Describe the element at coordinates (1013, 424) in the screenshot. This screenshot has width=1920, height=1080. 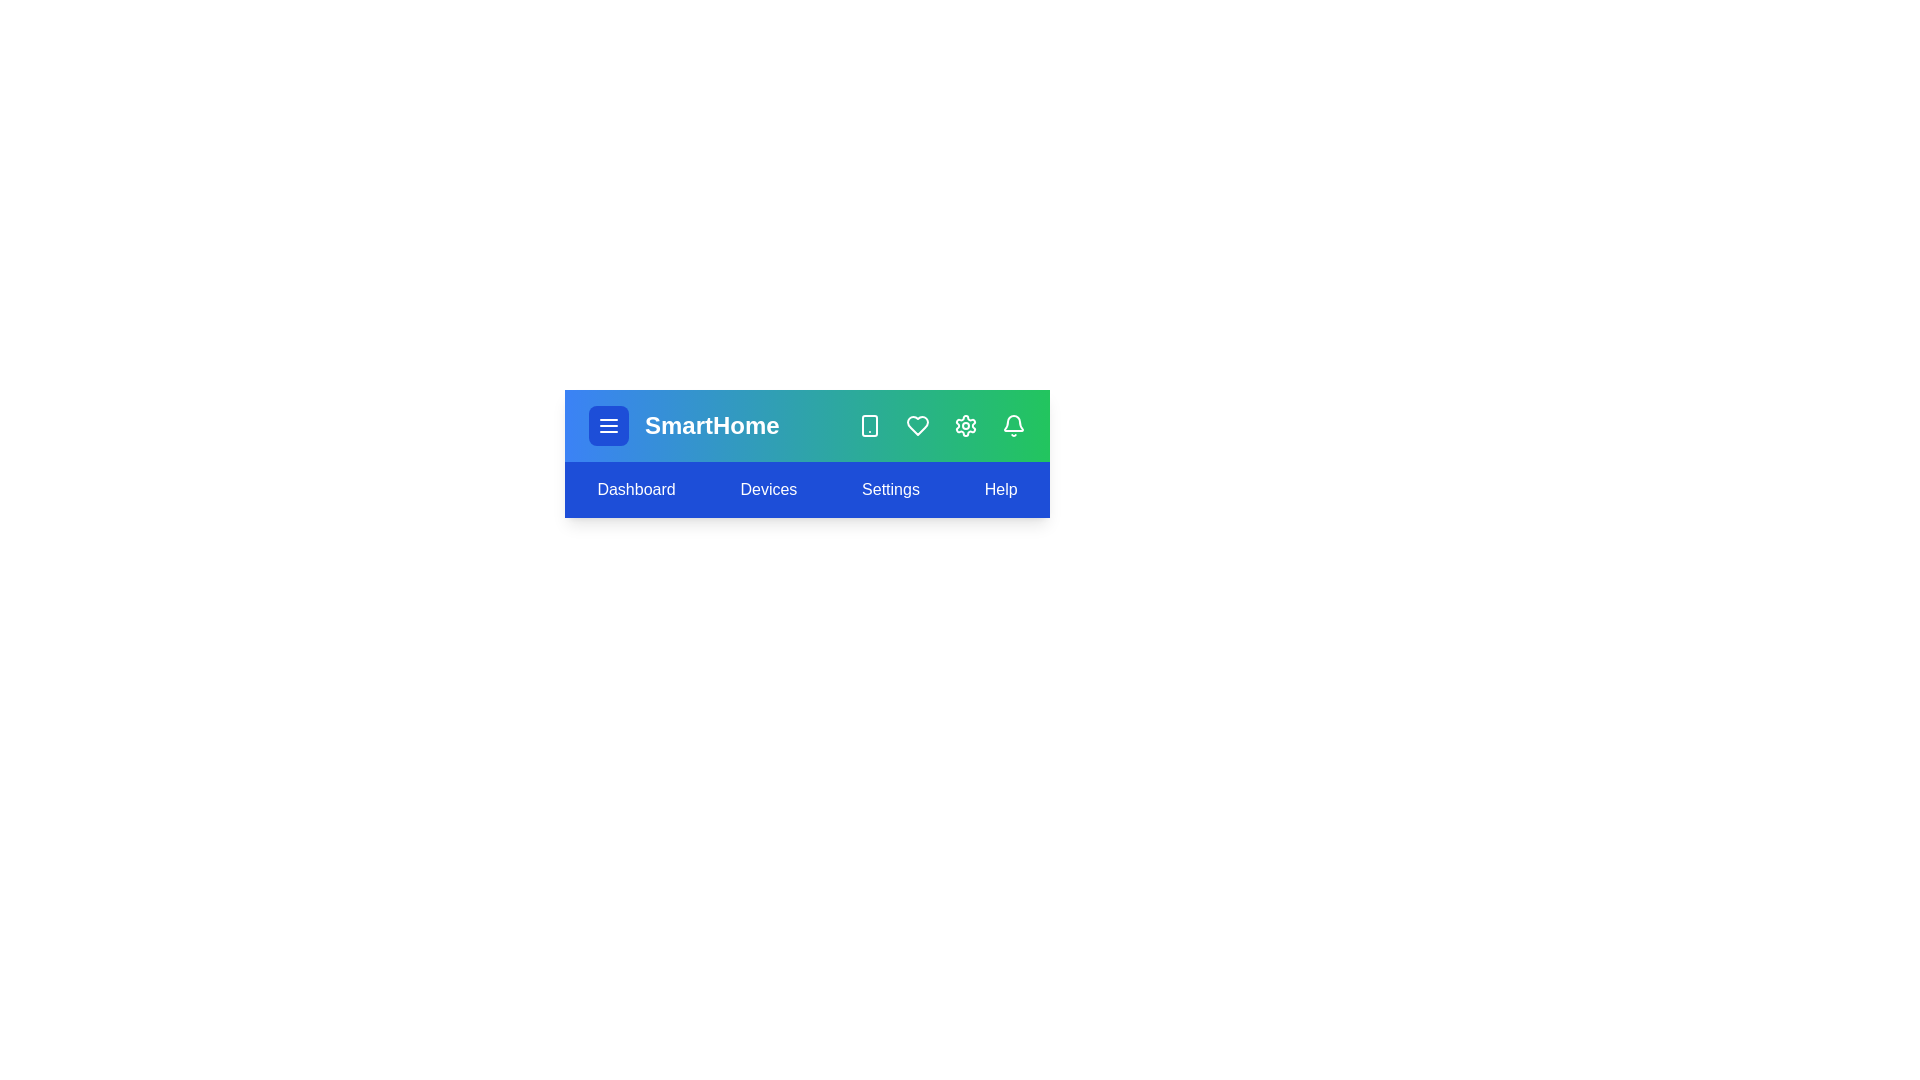
I see `the 'Bell' icon in the app bar` at that location.